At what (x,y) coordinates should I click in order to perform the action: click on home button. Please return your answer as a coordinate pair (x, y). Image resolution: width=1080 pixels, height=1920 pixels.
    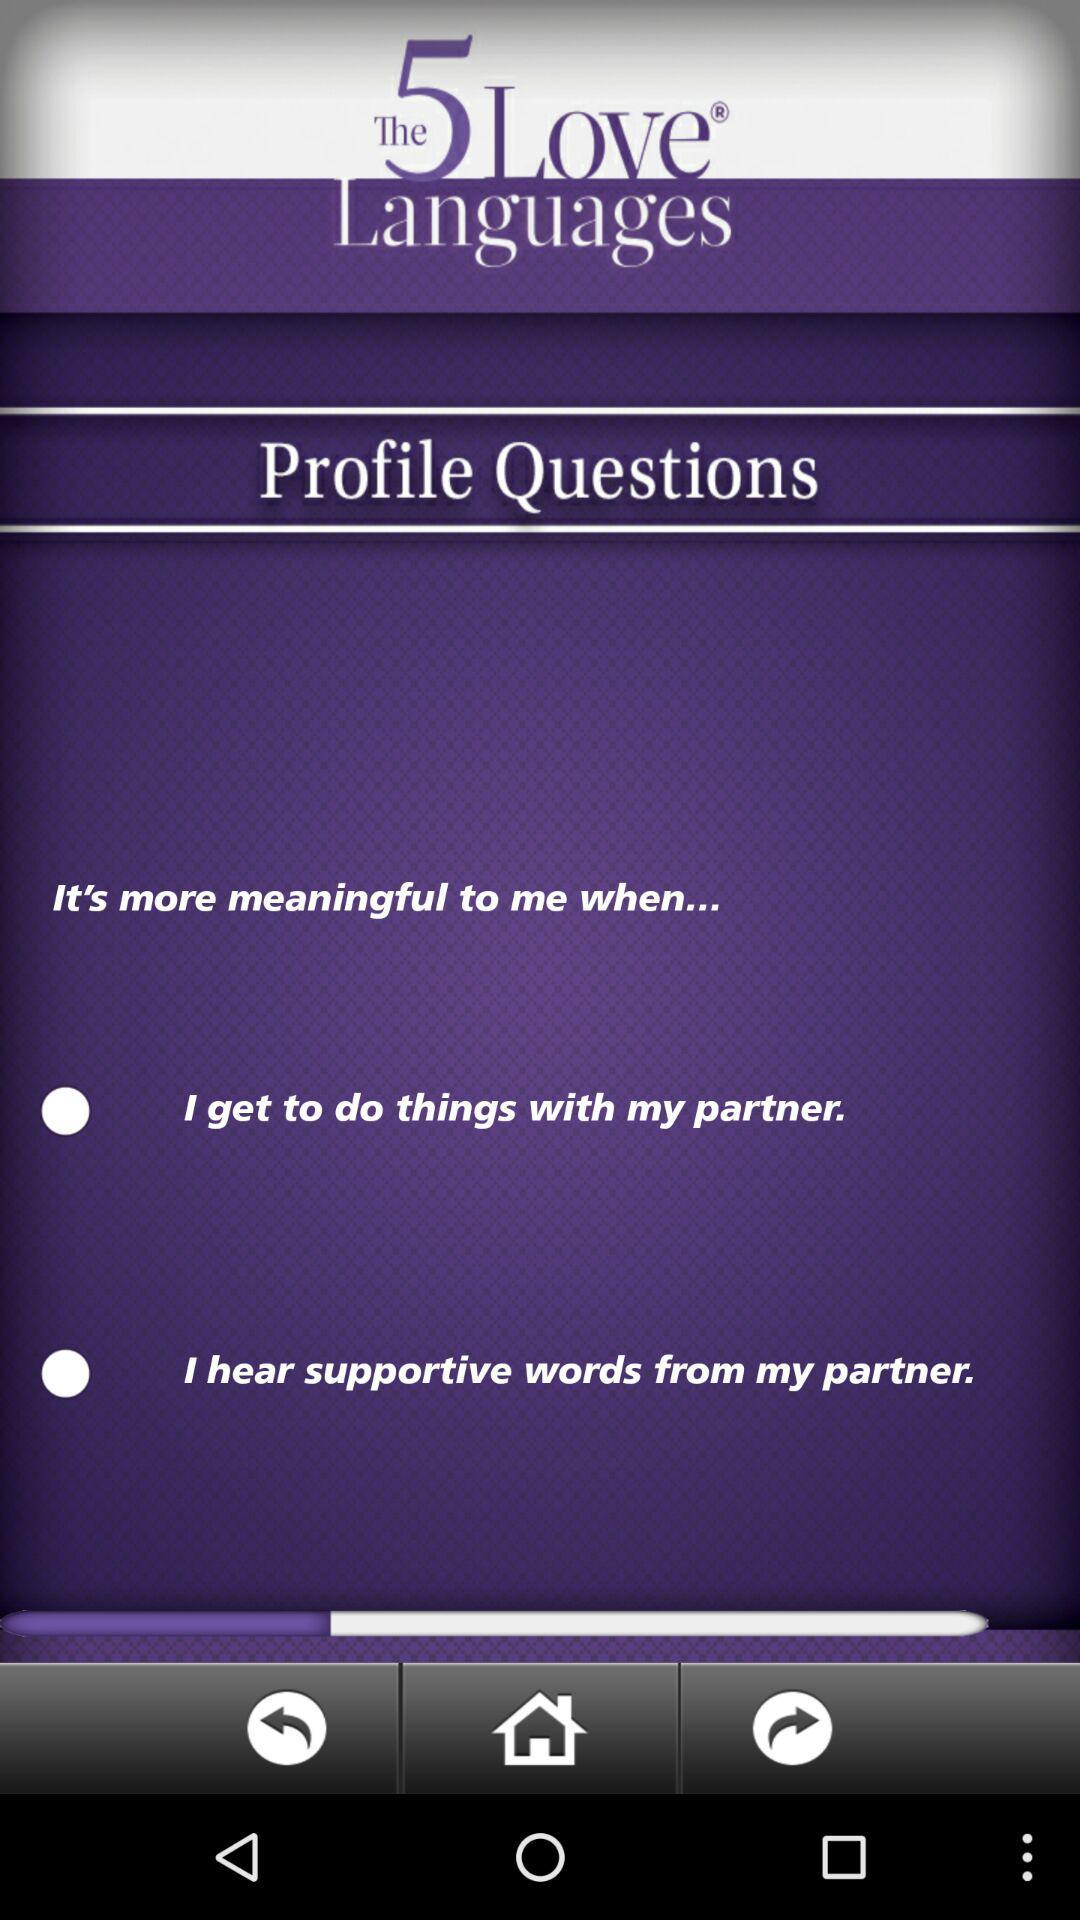
    Looking at the image, I should click on (538, 1727).